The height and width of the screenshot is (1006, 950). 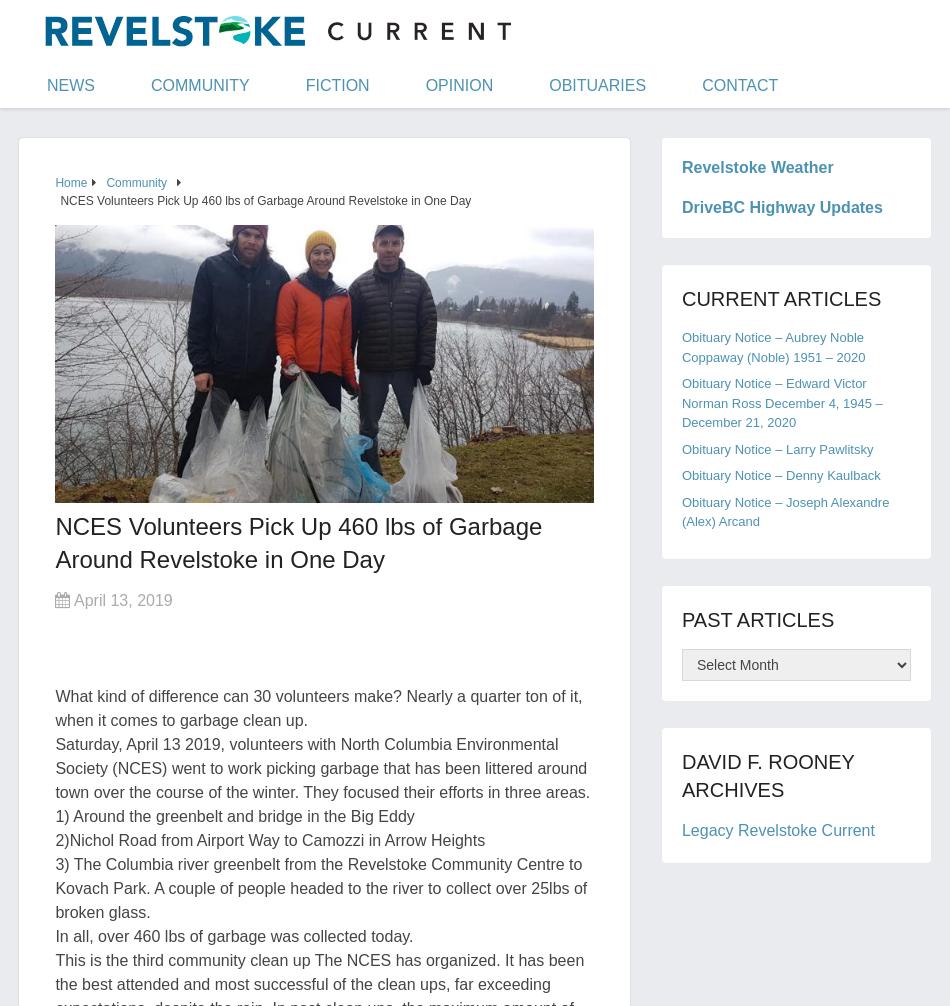 I want to click on 'Saturday, April 13 2019, volunteers with North Columbia Environmental Society (NCES) went to work picking garbage that has been littered around town over the course of the winter. They focused their efforts in three areas.', so click(x=321, y=766).